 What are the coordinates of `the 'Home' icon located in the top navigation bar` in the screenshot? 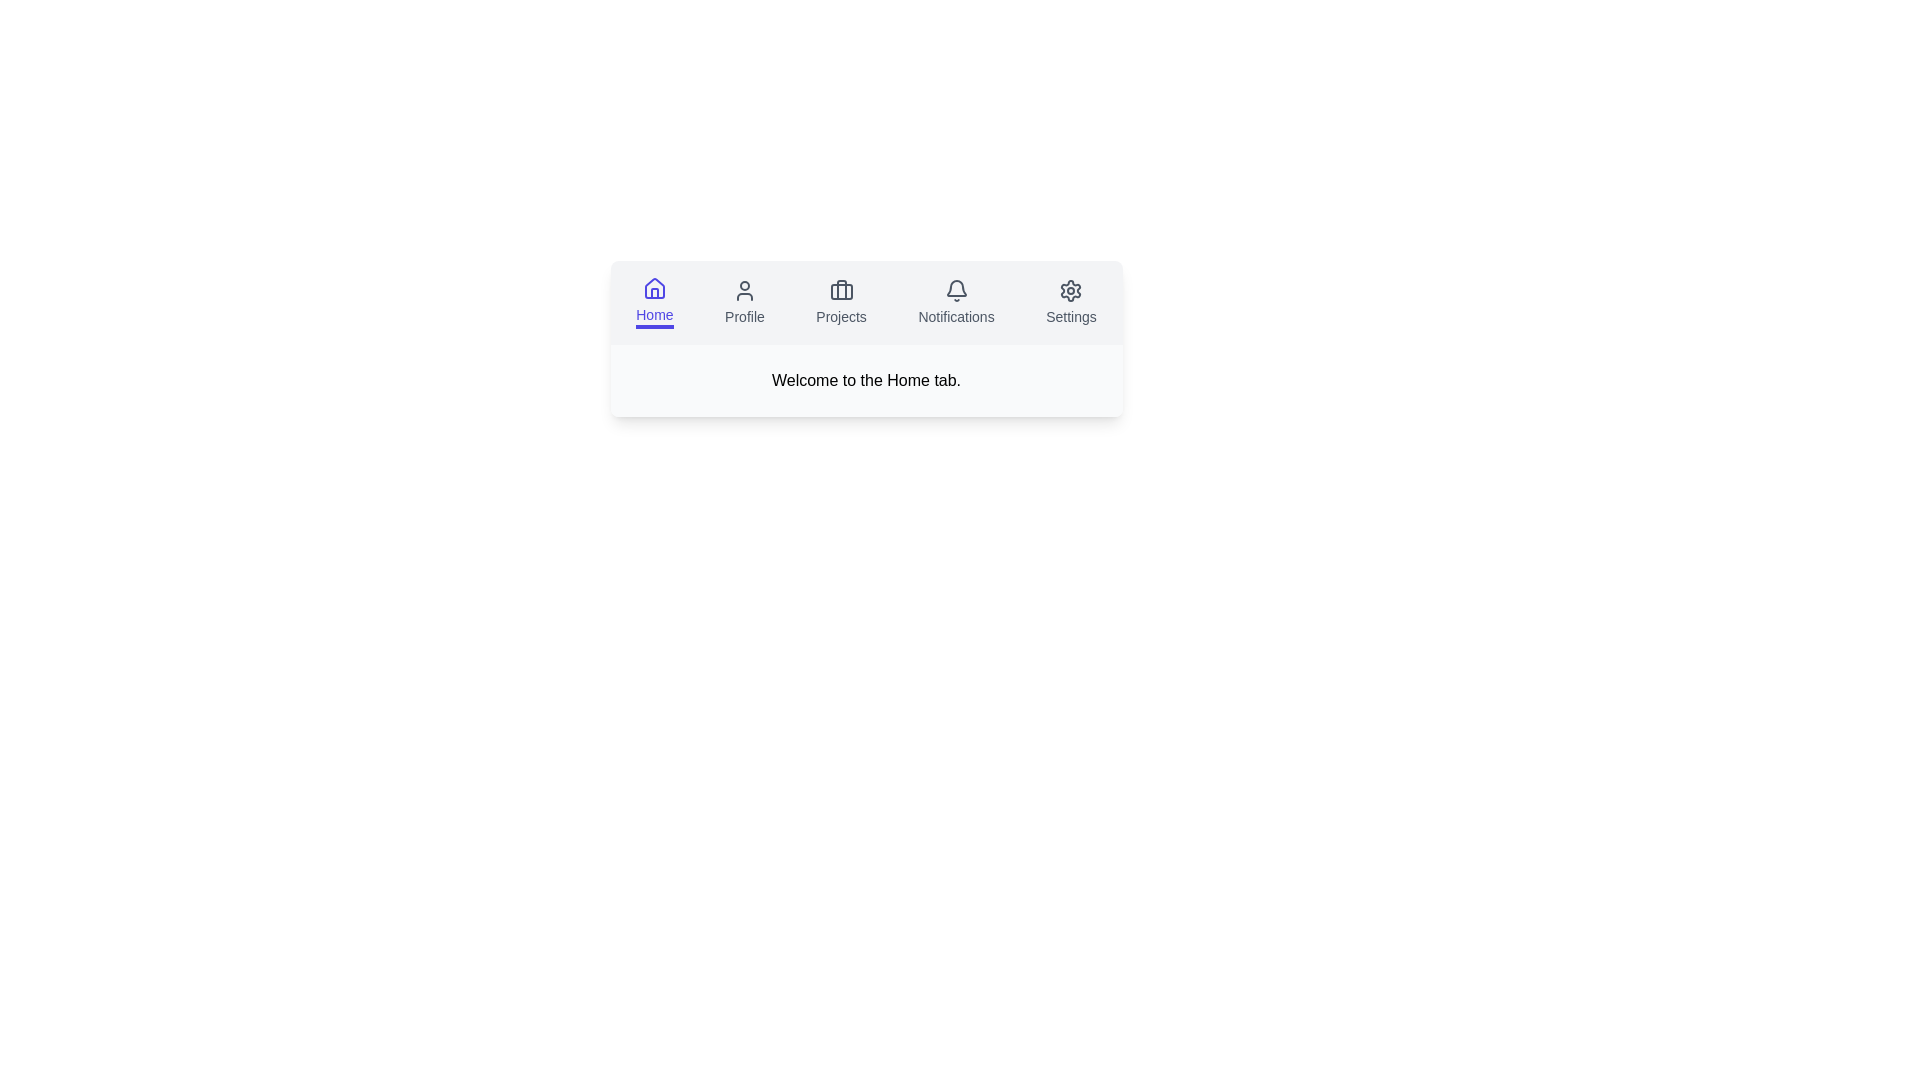 It's located at (654, 289).